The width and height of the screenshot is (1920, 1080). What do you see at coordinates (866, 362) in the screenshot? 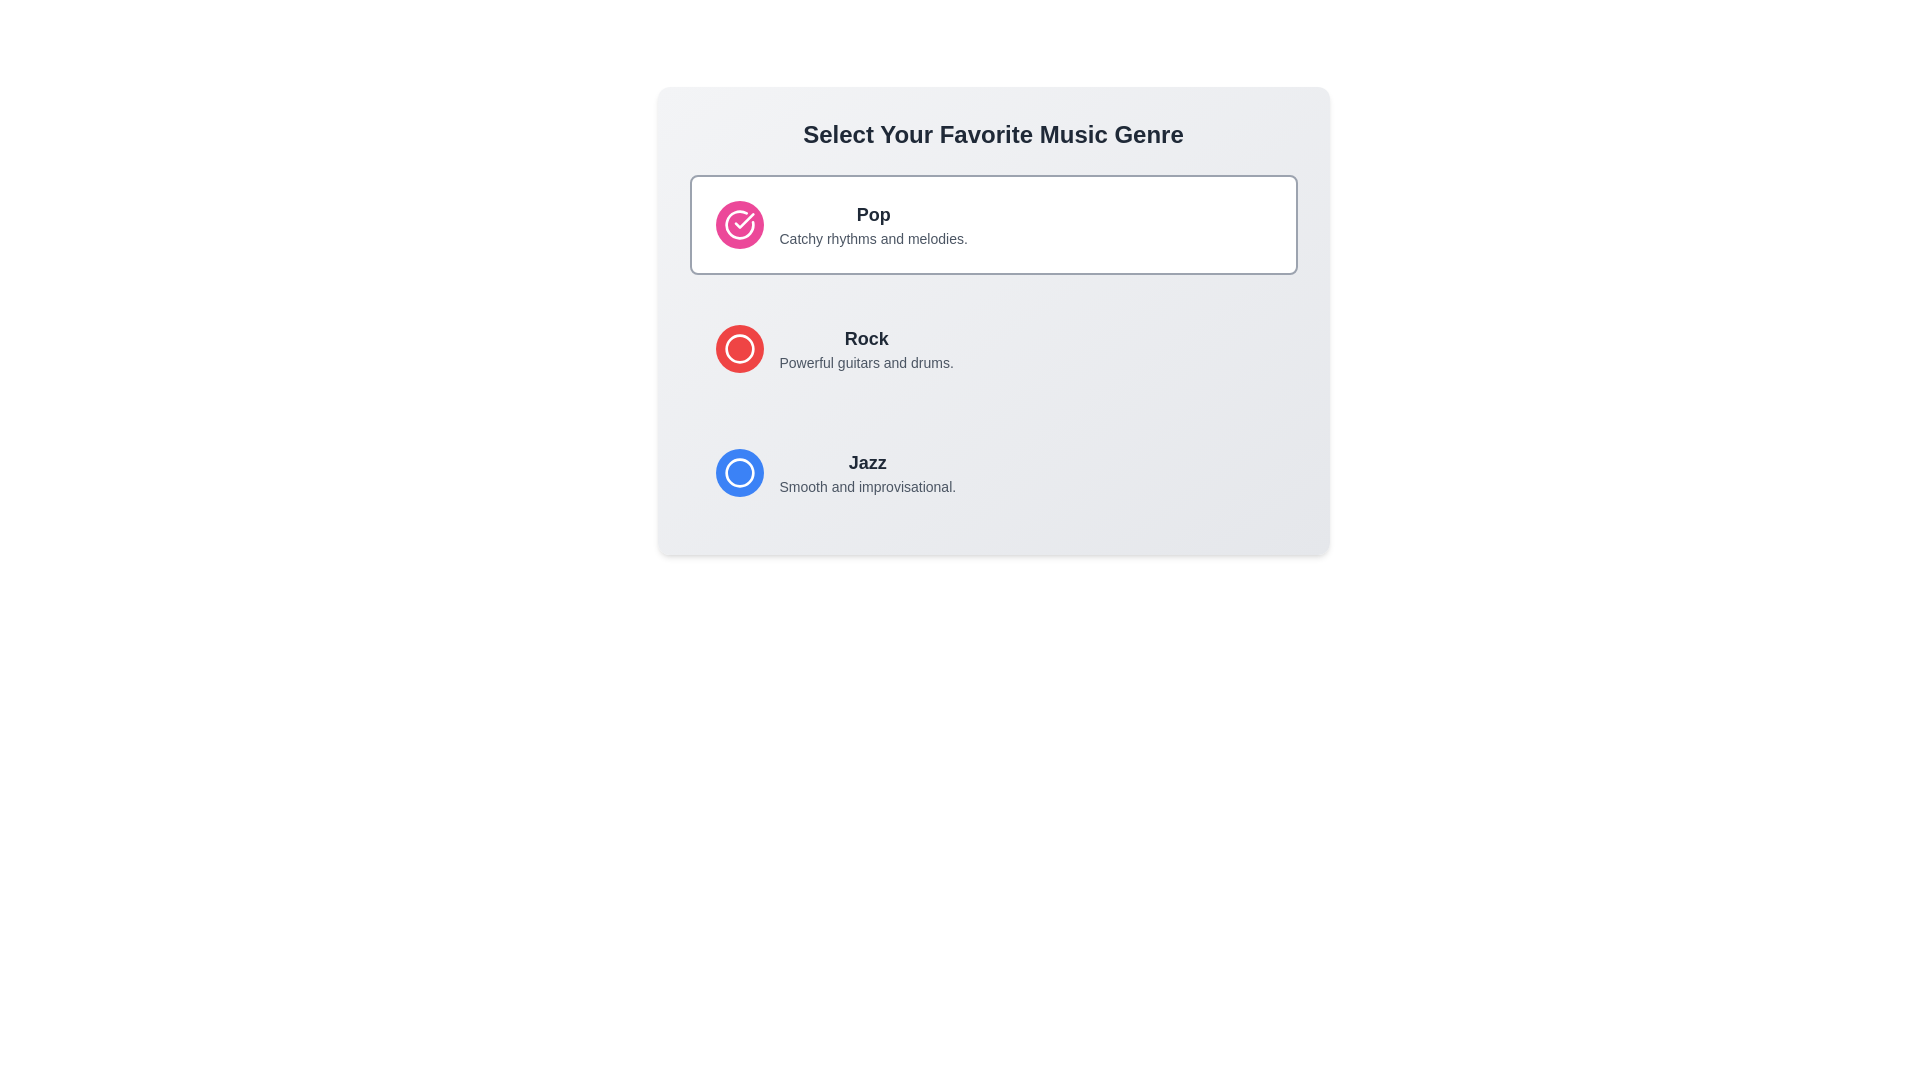
I see `the Text Label displaying 'Powerful guitars and drums.' which is located directly below the 'Rock' title in the interface` at bounding box center [866, 362].